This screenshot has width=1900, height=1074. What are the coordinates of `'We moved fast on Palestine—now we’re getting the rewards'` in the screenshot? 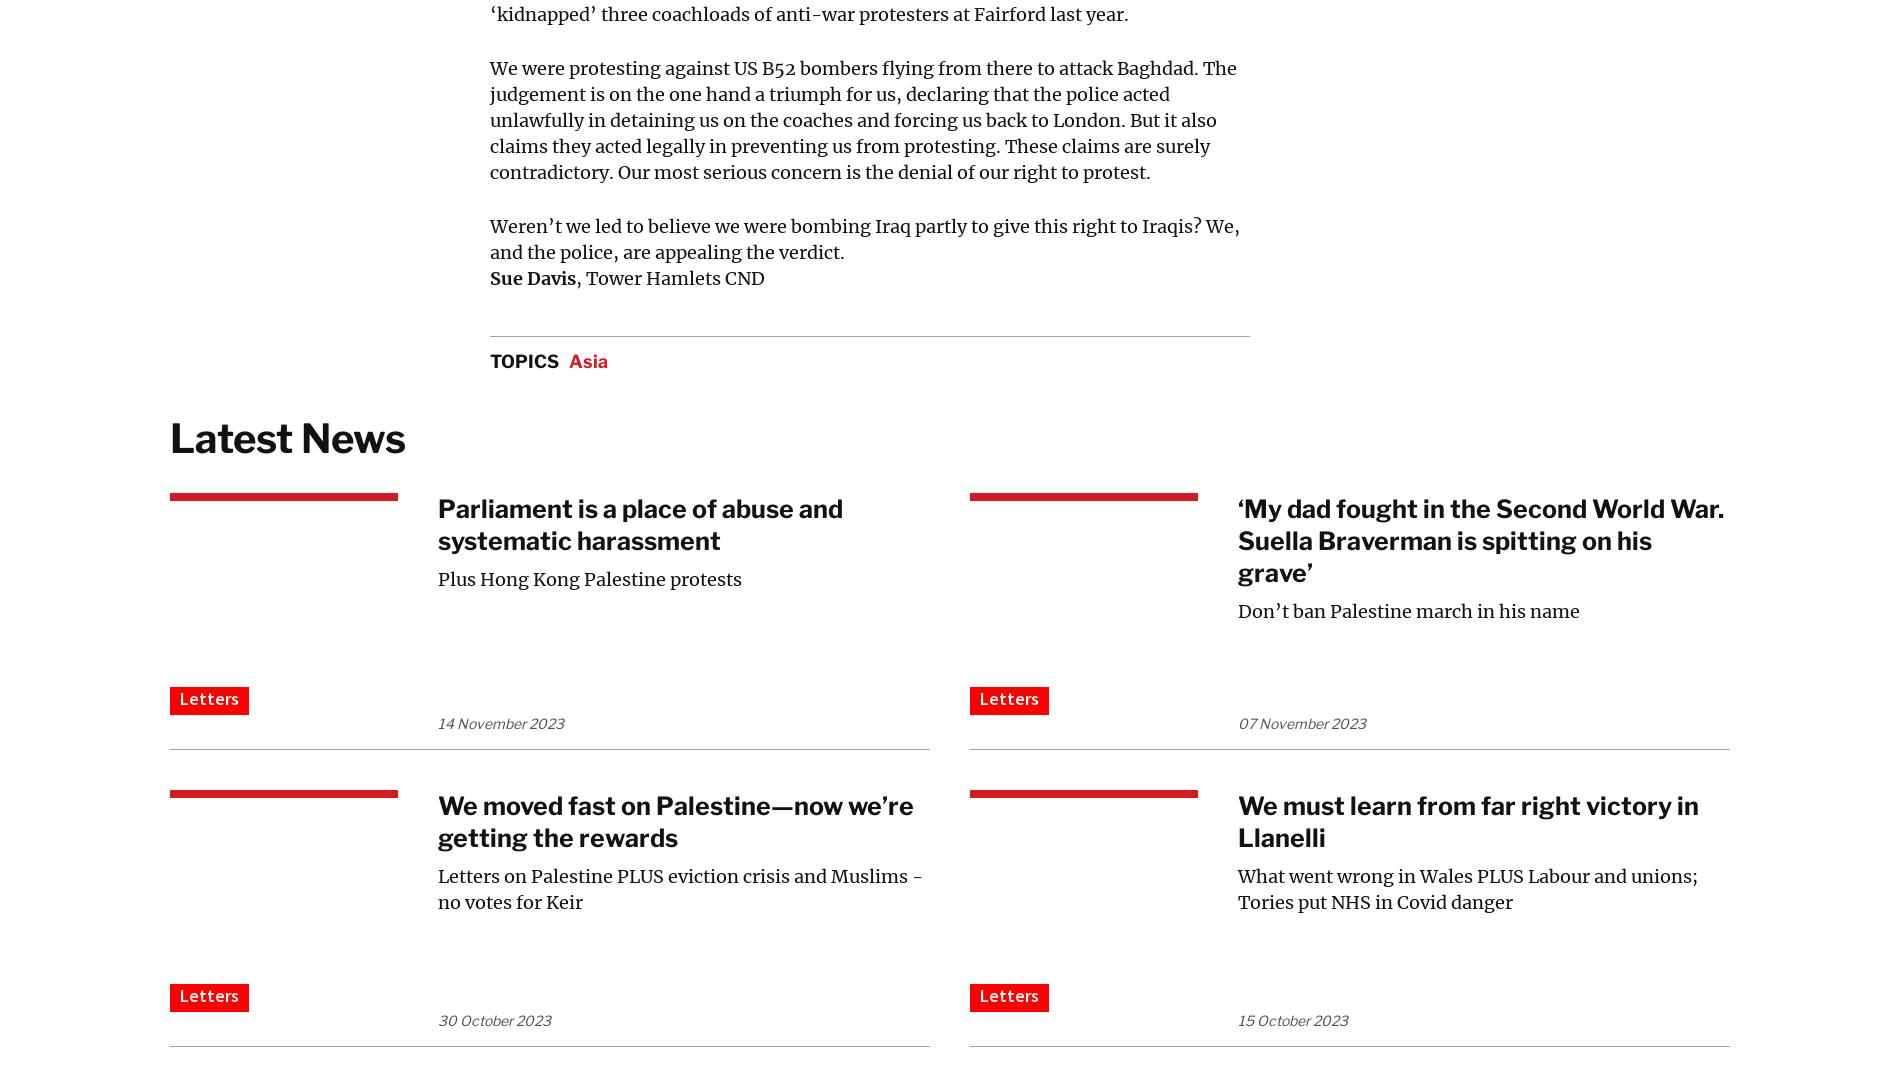 It's located at (436, 822).